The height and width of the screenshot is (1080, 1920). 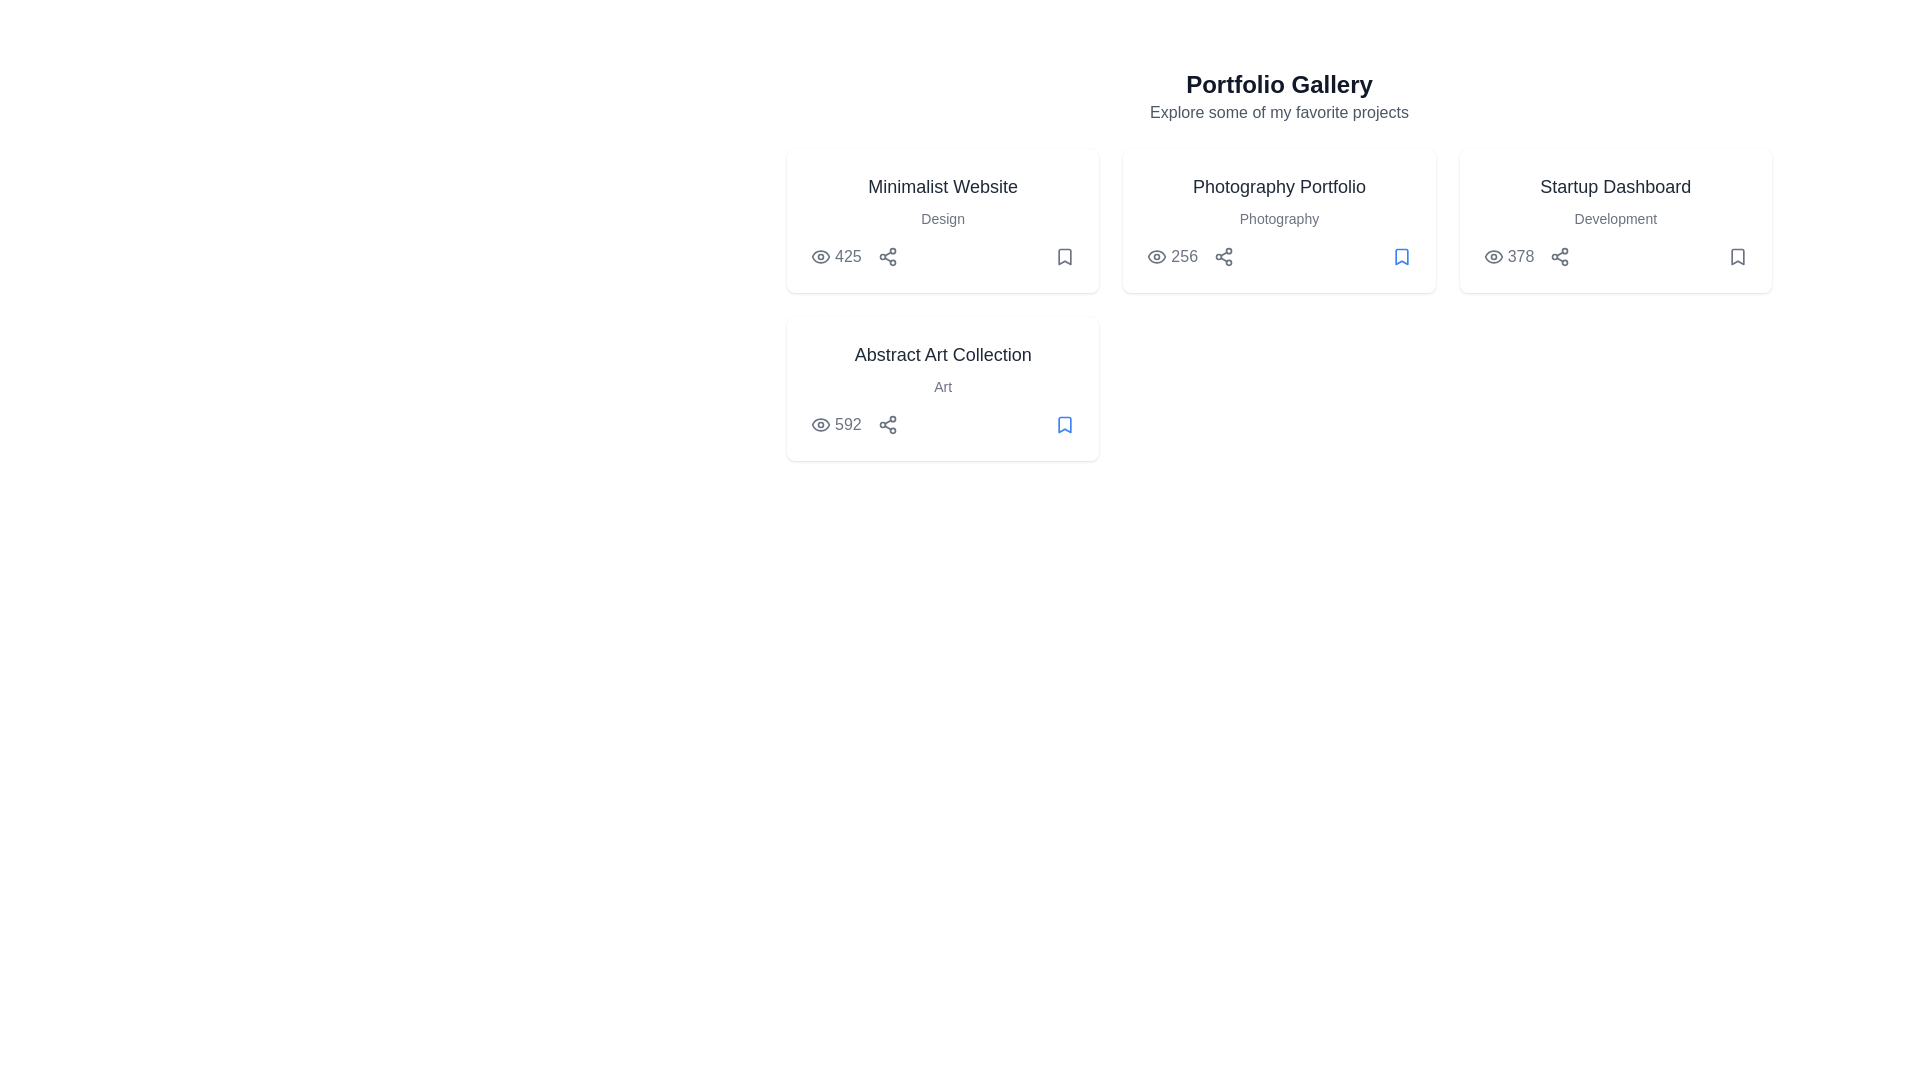 I want to click on number '425' displayed in the numeric label with an eye-shaped icon, which is the first element in the horizontal group beneath the title 'Minimalist Website', so click(x=836, y=256).